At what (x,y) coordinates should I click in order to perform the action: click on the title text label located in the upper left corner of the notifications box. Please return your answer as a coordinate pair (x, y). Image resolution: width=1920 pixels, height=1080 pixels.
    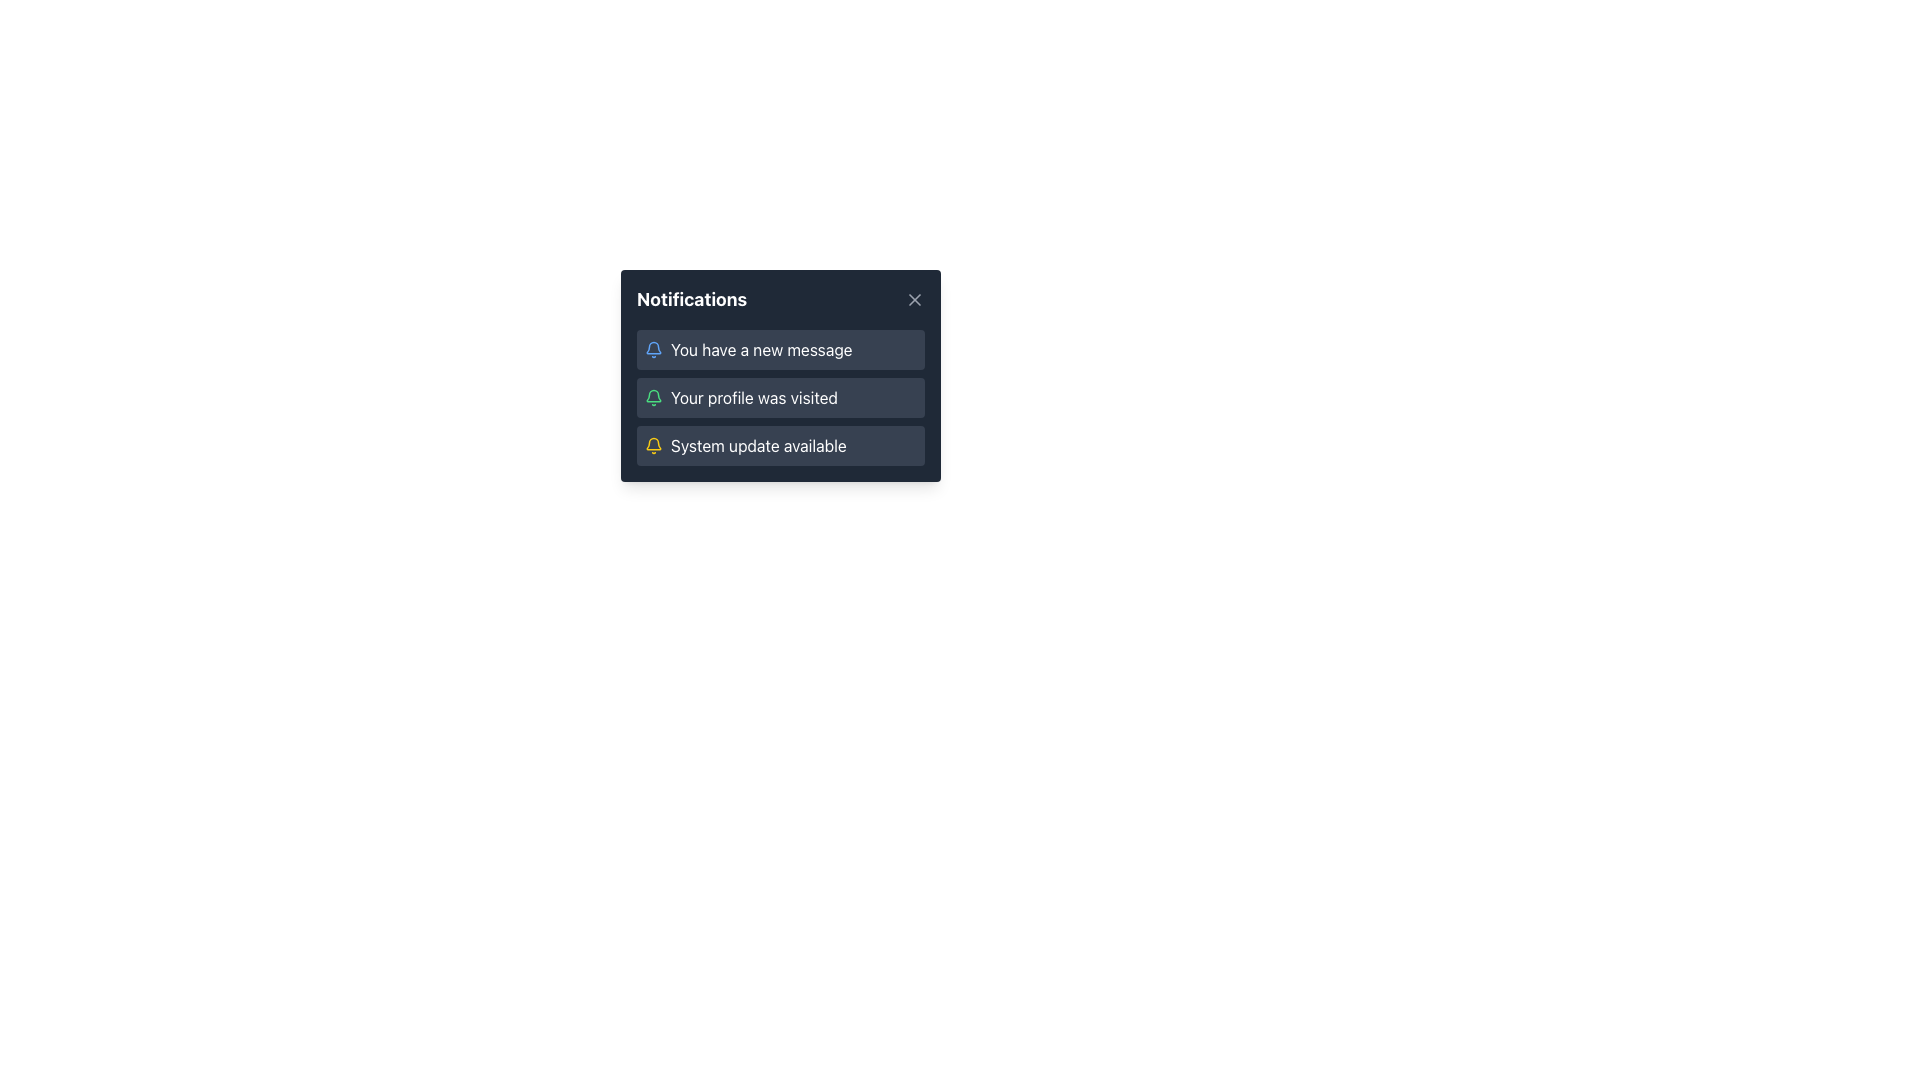
    Looking at the image, I should click on (692, 300).